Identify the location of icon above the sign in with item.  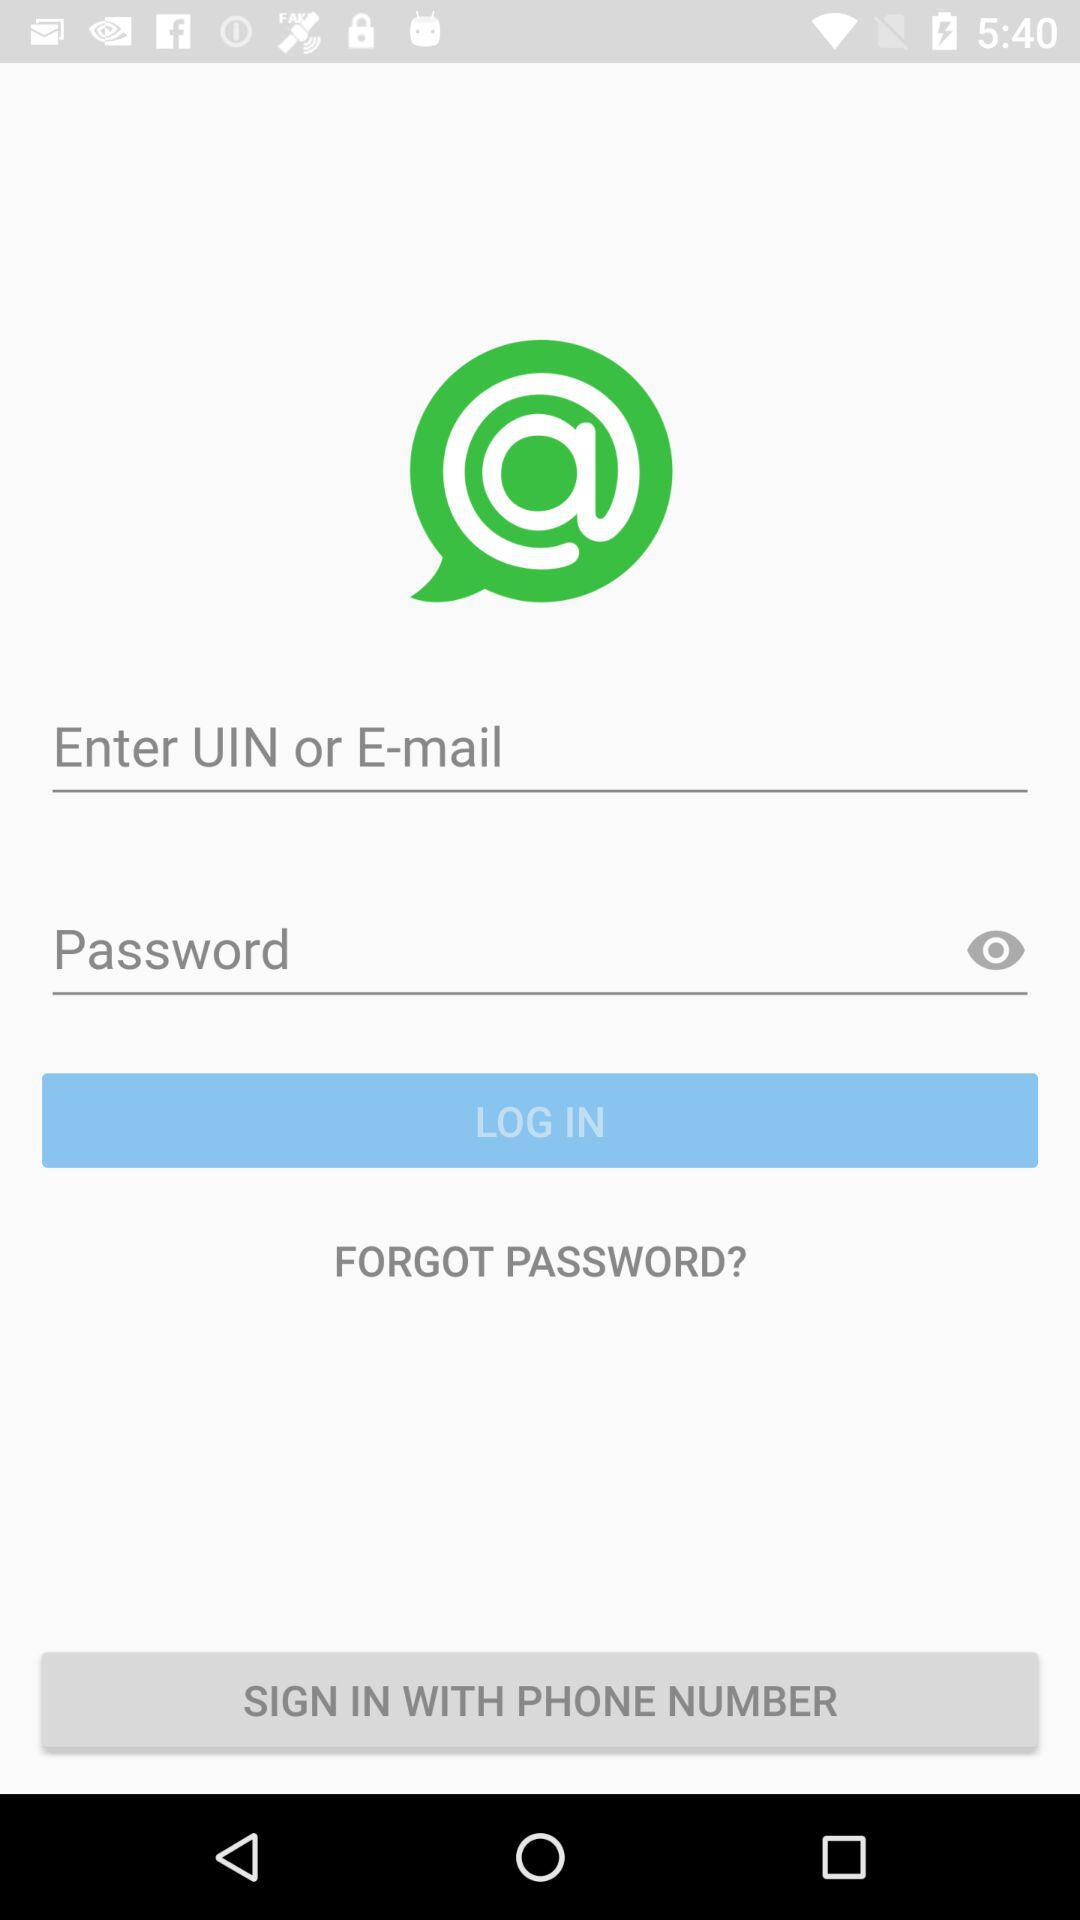
(540, 1258).